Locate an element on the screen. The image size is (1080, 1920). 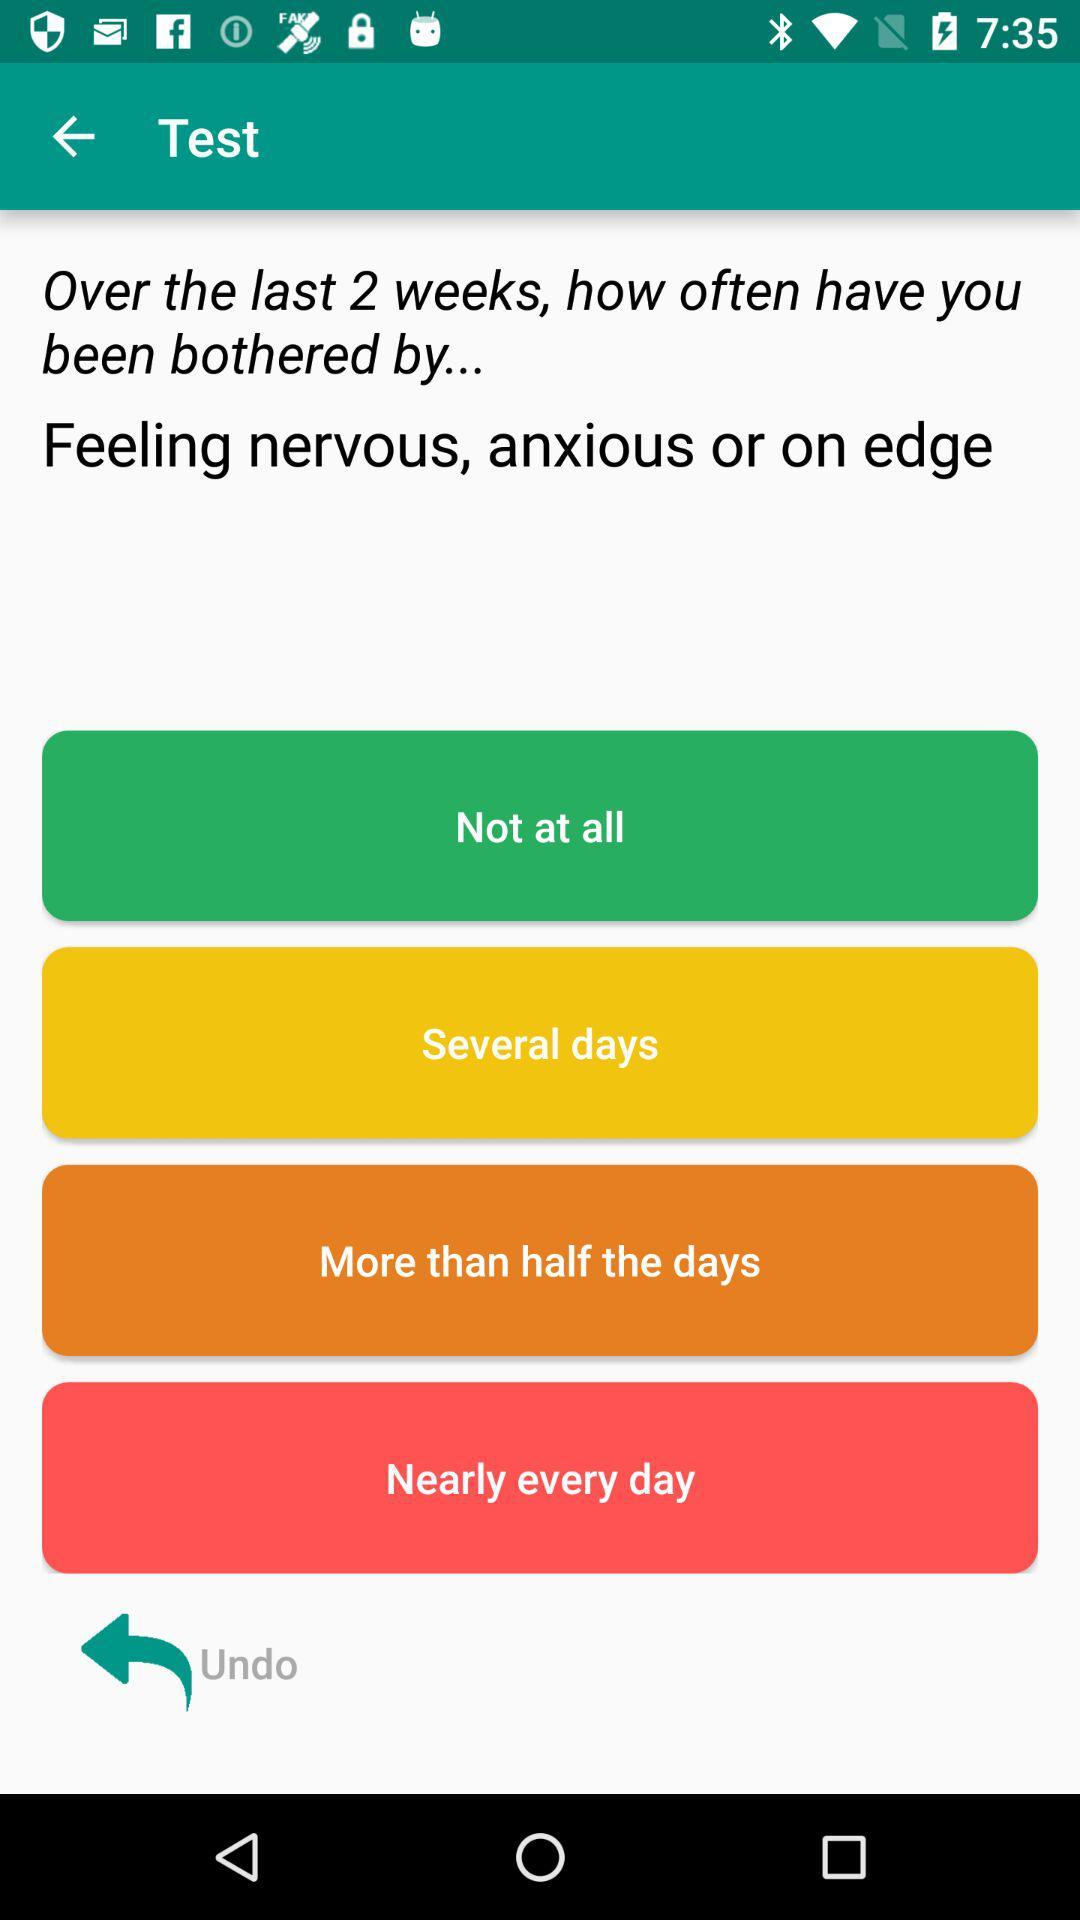
the item above the several days item is located at coordinates (540, 825).